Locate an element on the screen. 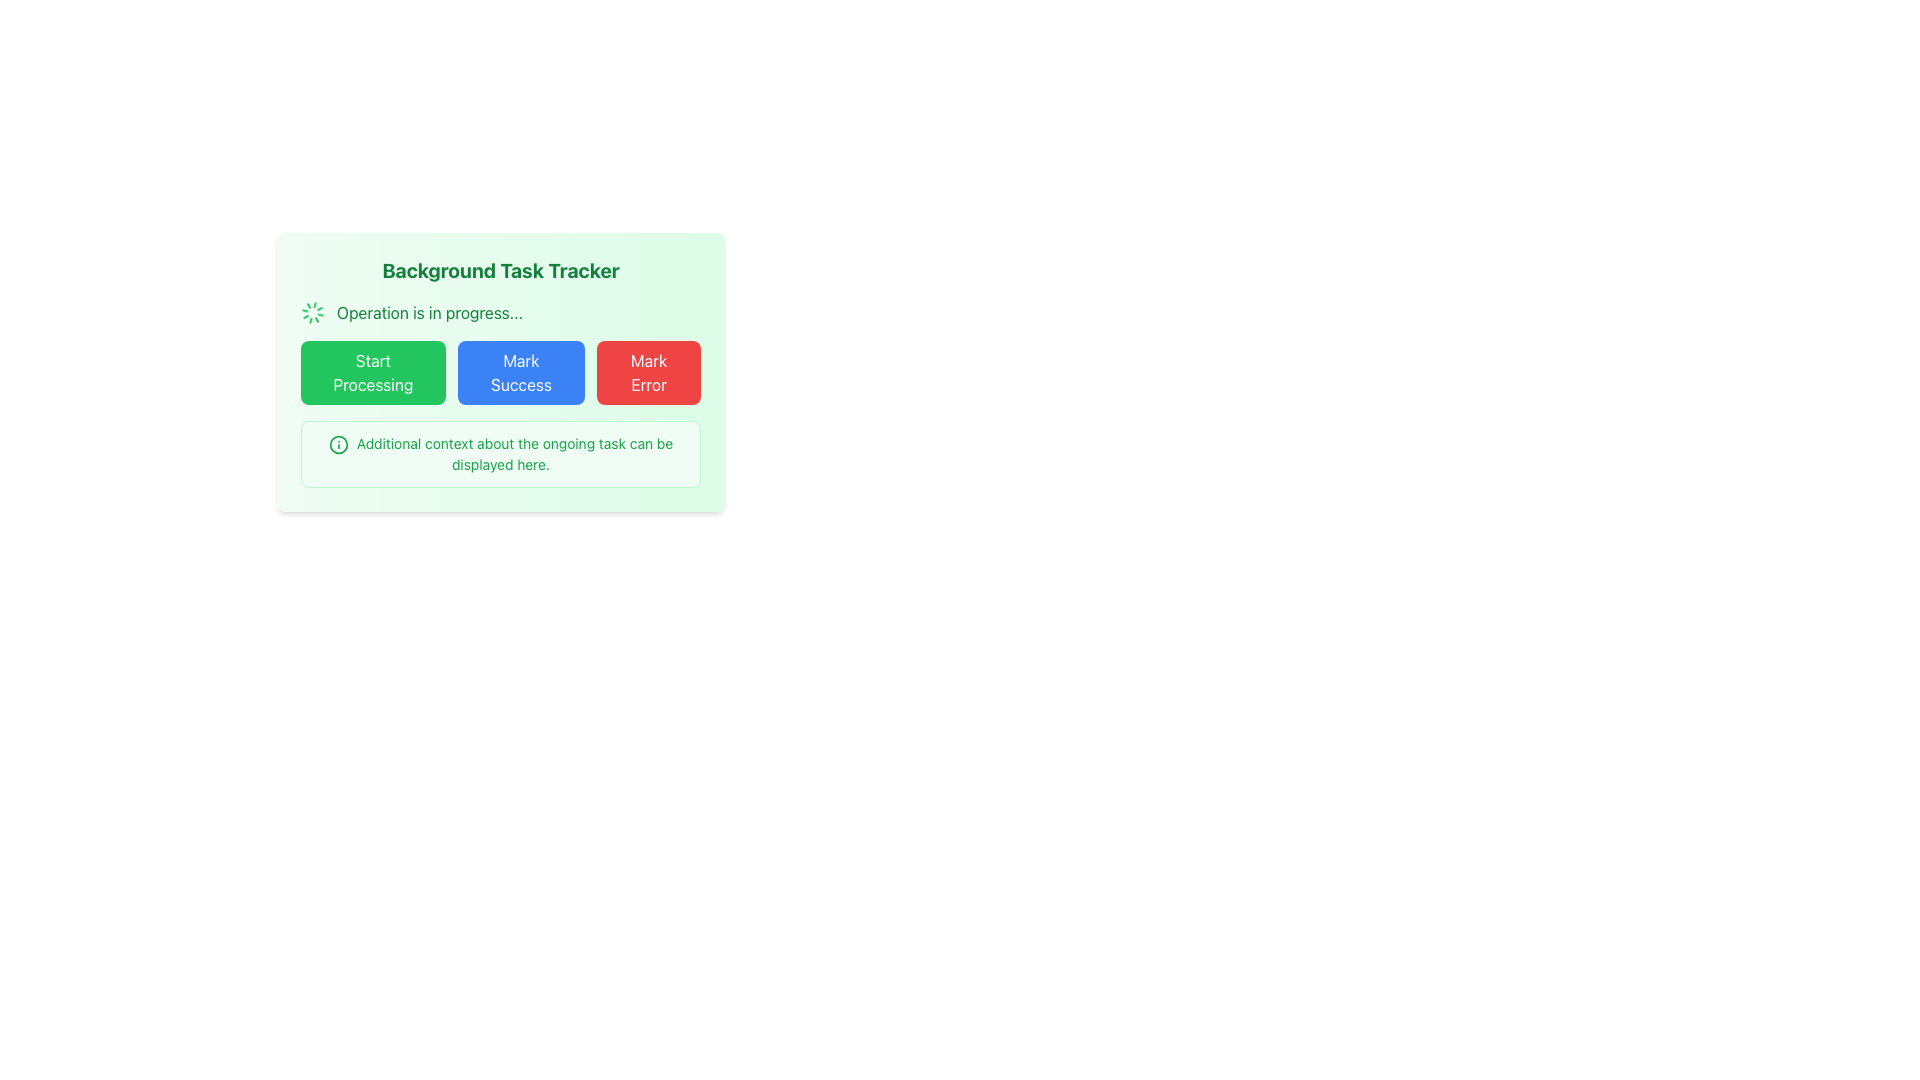 This screenshot has width=1920, height=1080. the Graphical Icon (Circle) located to the left of the text labeled 'Additional content about the ongoing task can be displayed here.' is located at coordinates (338, 444).